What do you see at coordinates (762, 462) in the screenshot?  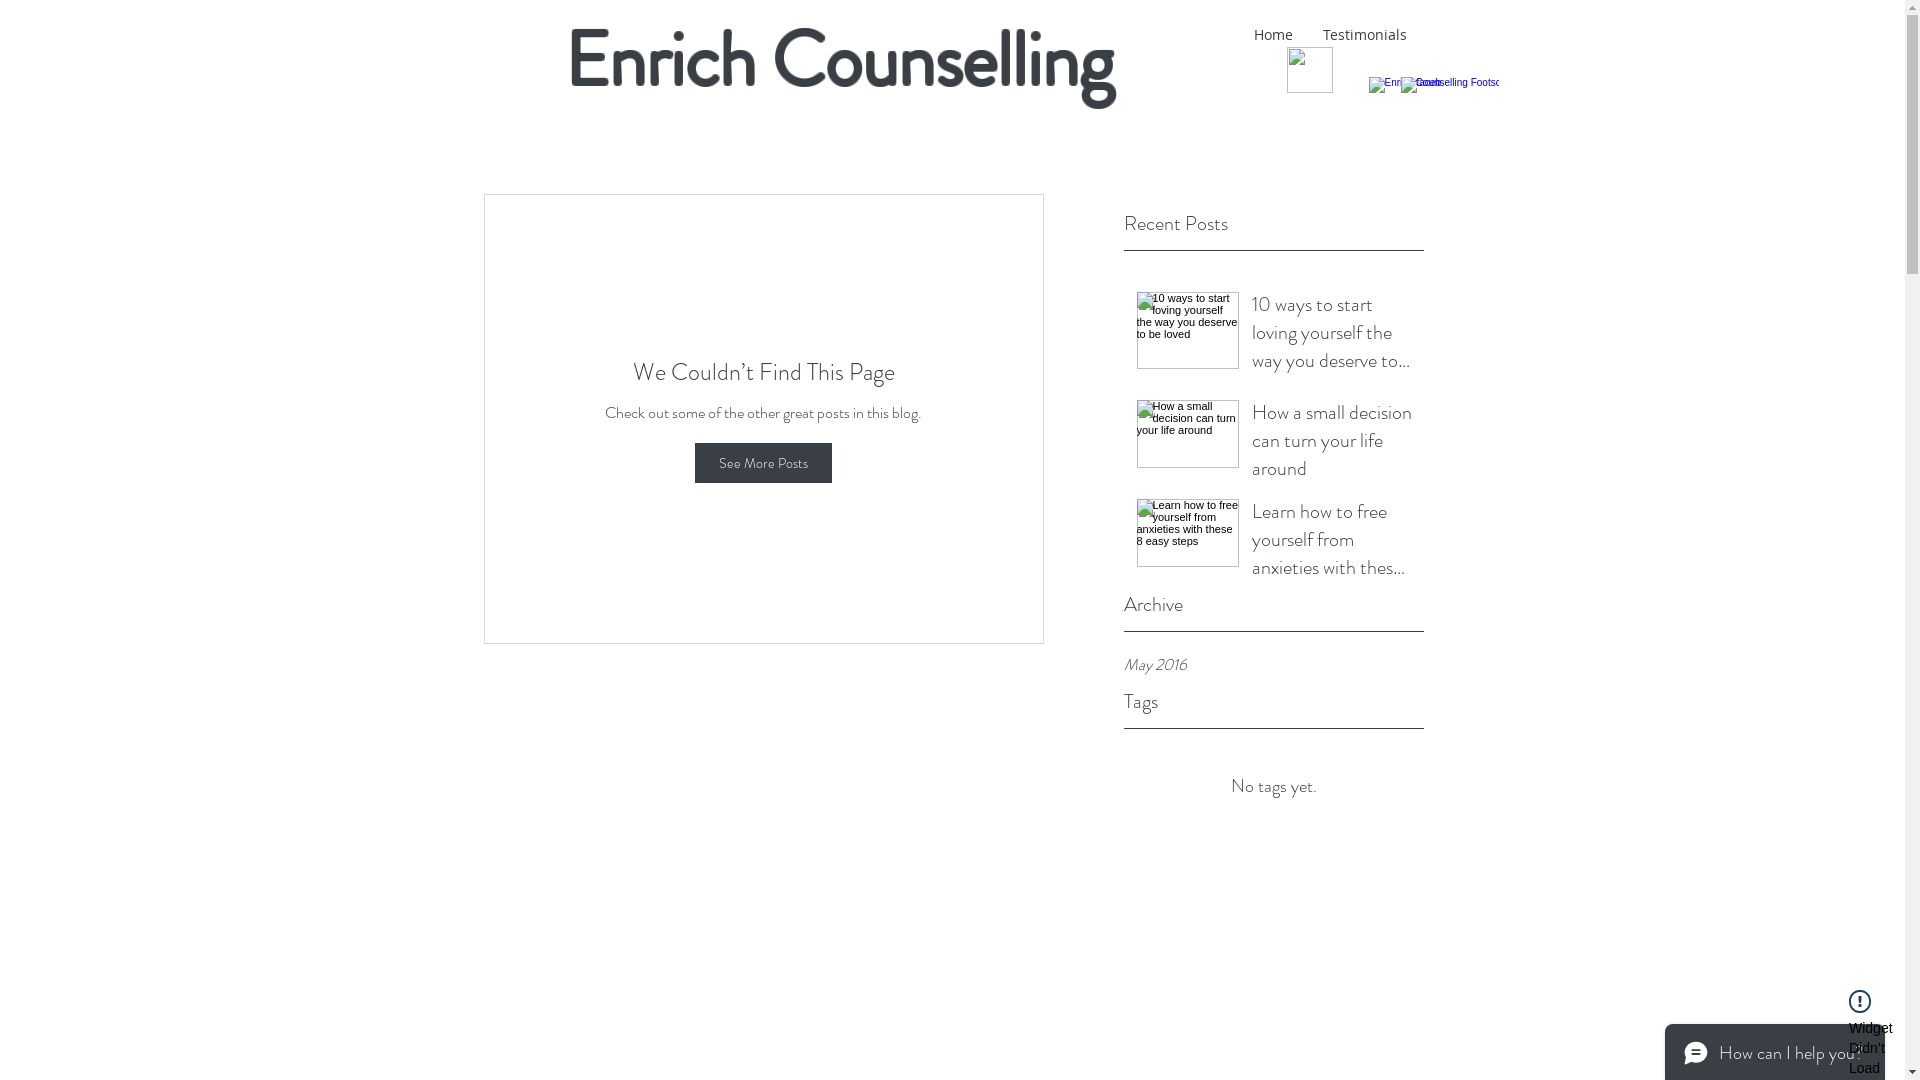 I see `'See More Posts'` at bounding box center [762, 462].